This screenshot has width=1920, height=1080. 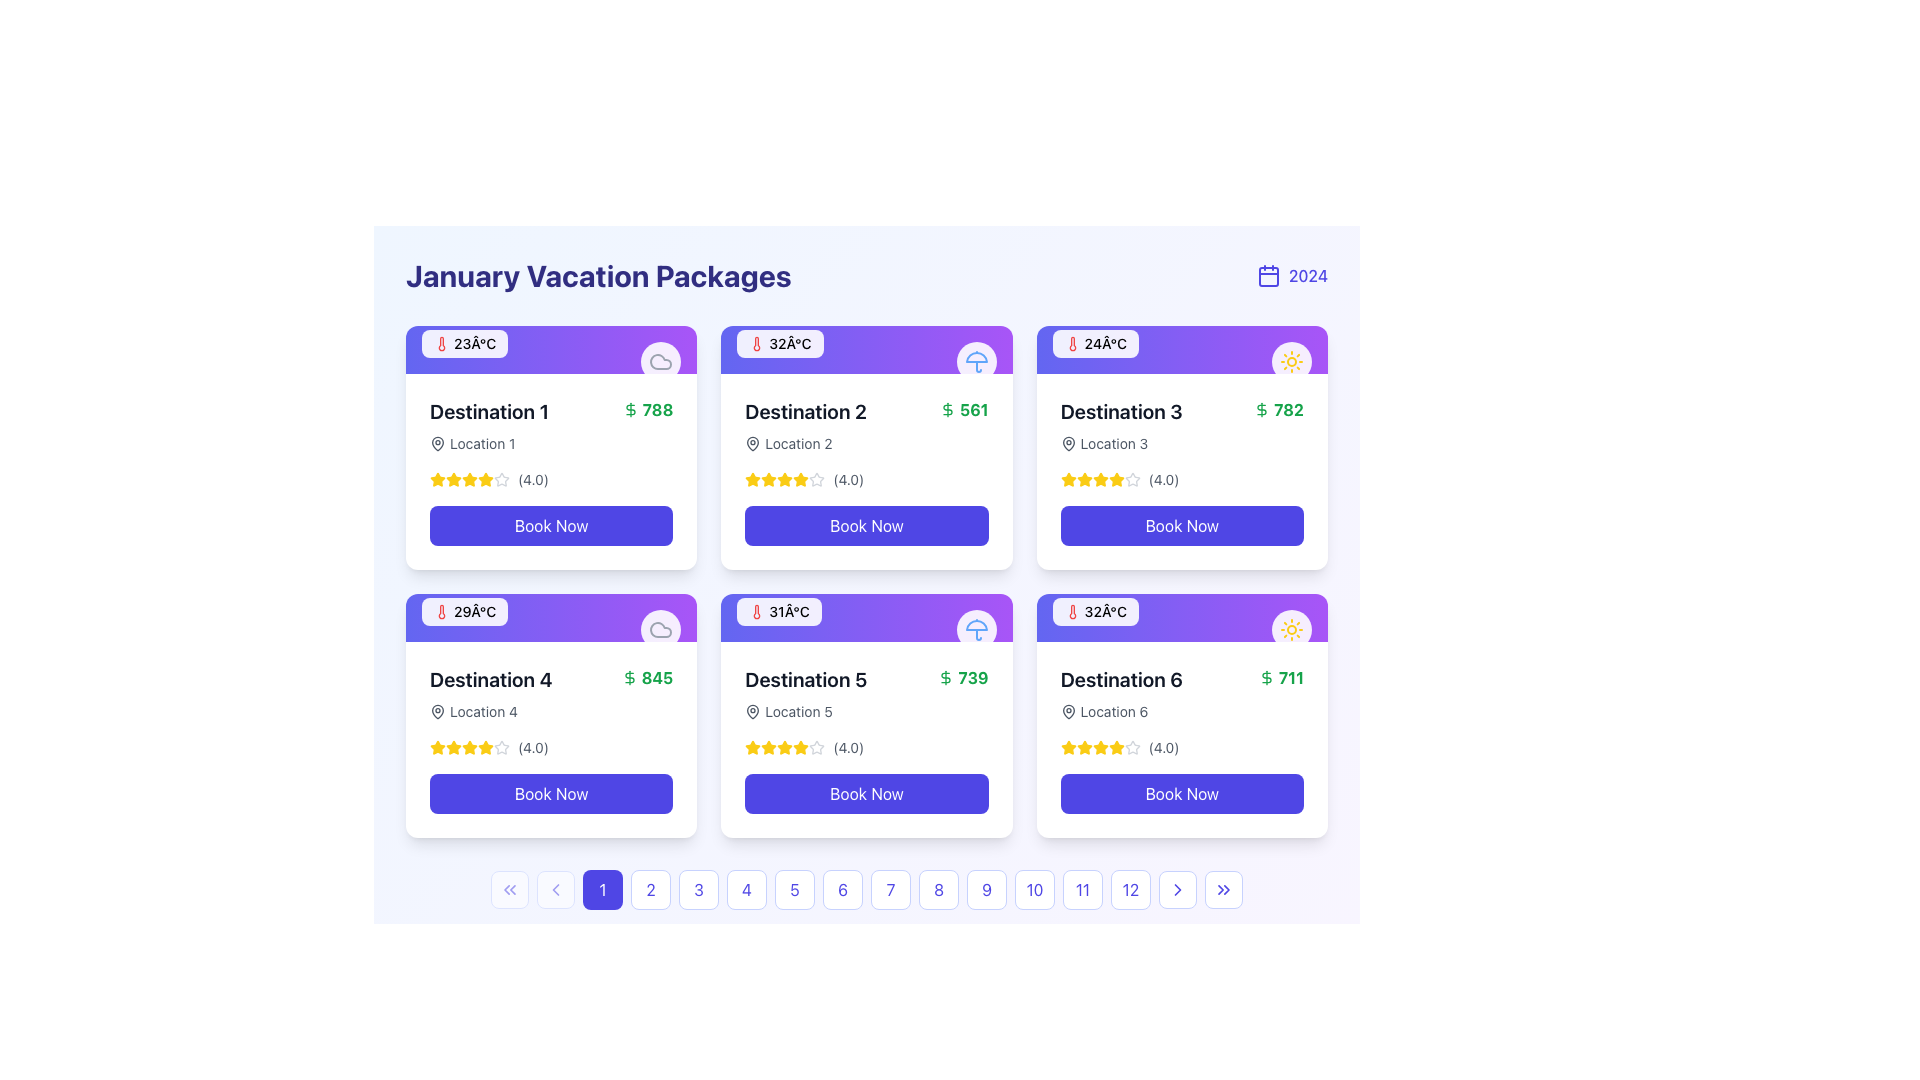 What do you see at coordinates (843, 889) in the screenshot?
I see `the circular button displaying the number '6' with an indigo text and a white background, located in the pagination control section at the bottom center of the interface` at bounding box center [843, 889].